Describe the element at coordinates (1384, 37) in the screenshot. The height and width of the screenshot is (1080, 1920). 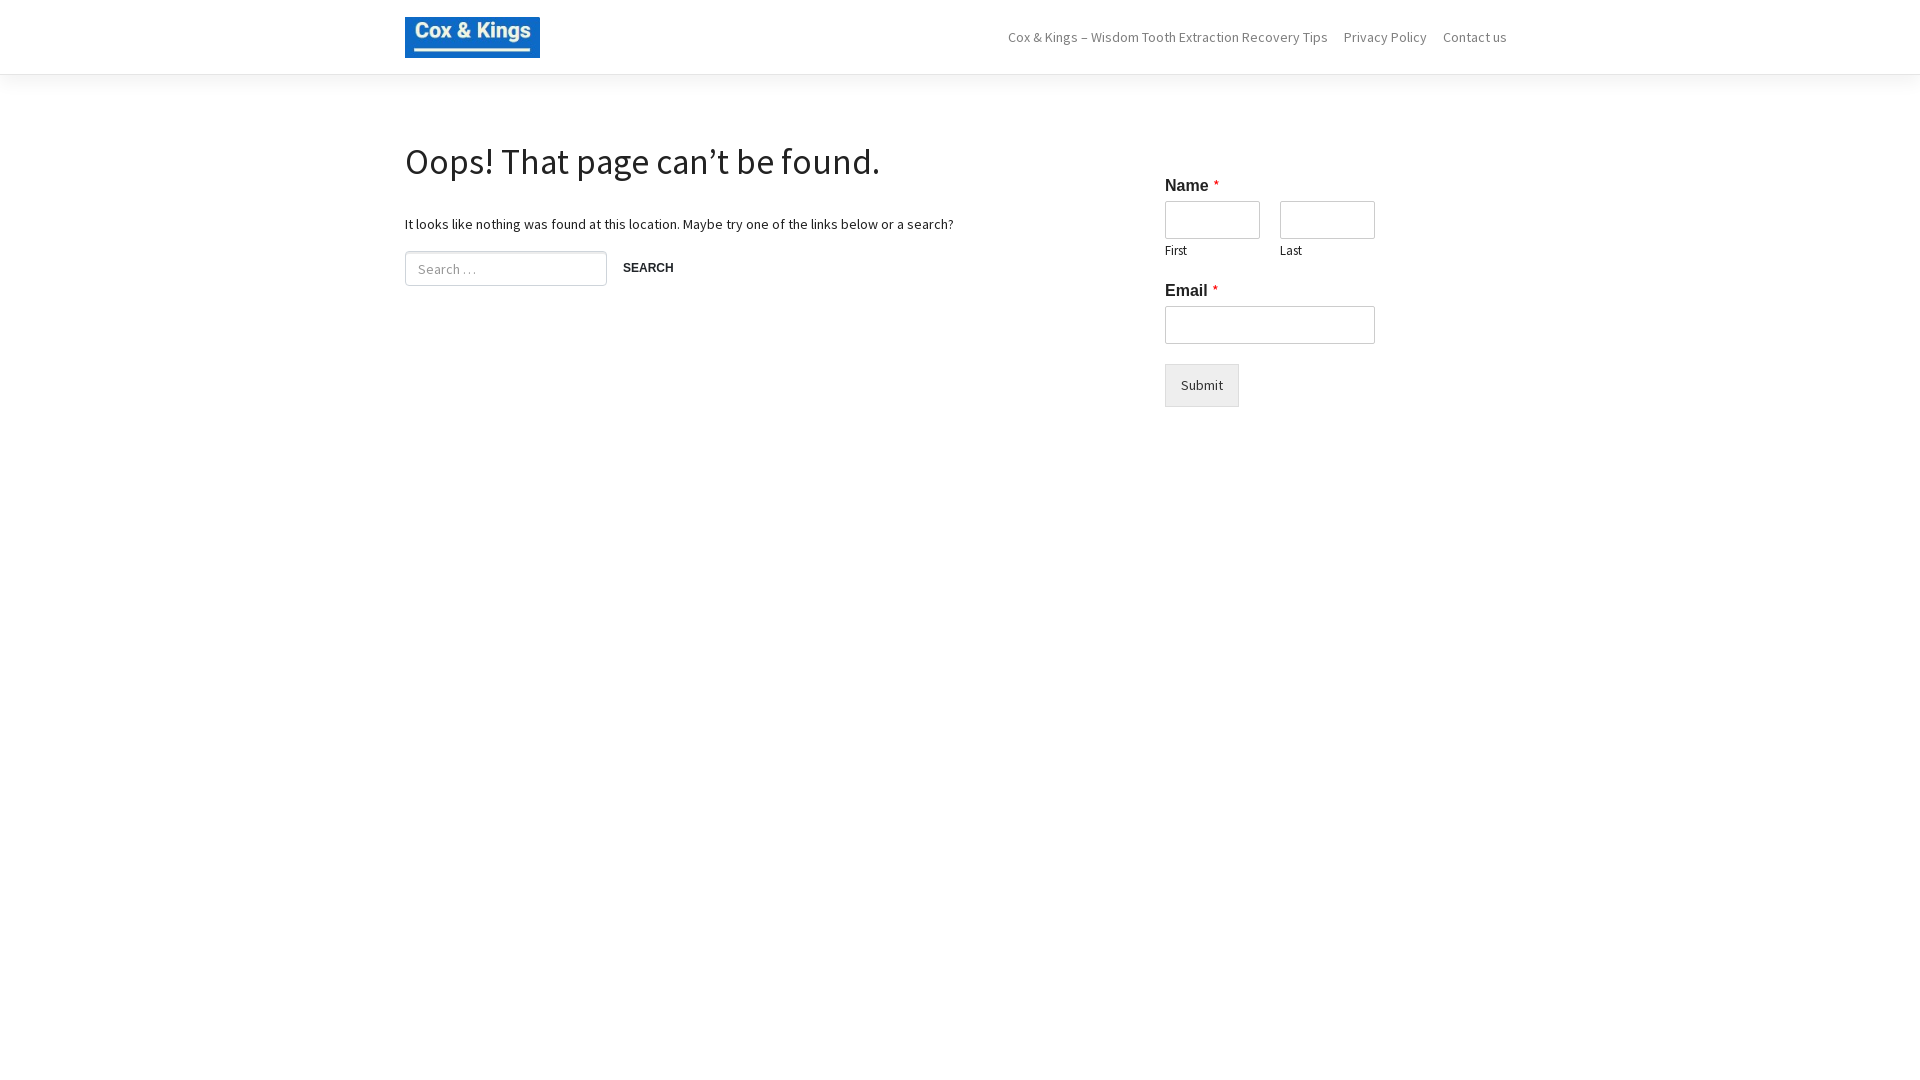
I see `'Privacy Policy'` at that location.